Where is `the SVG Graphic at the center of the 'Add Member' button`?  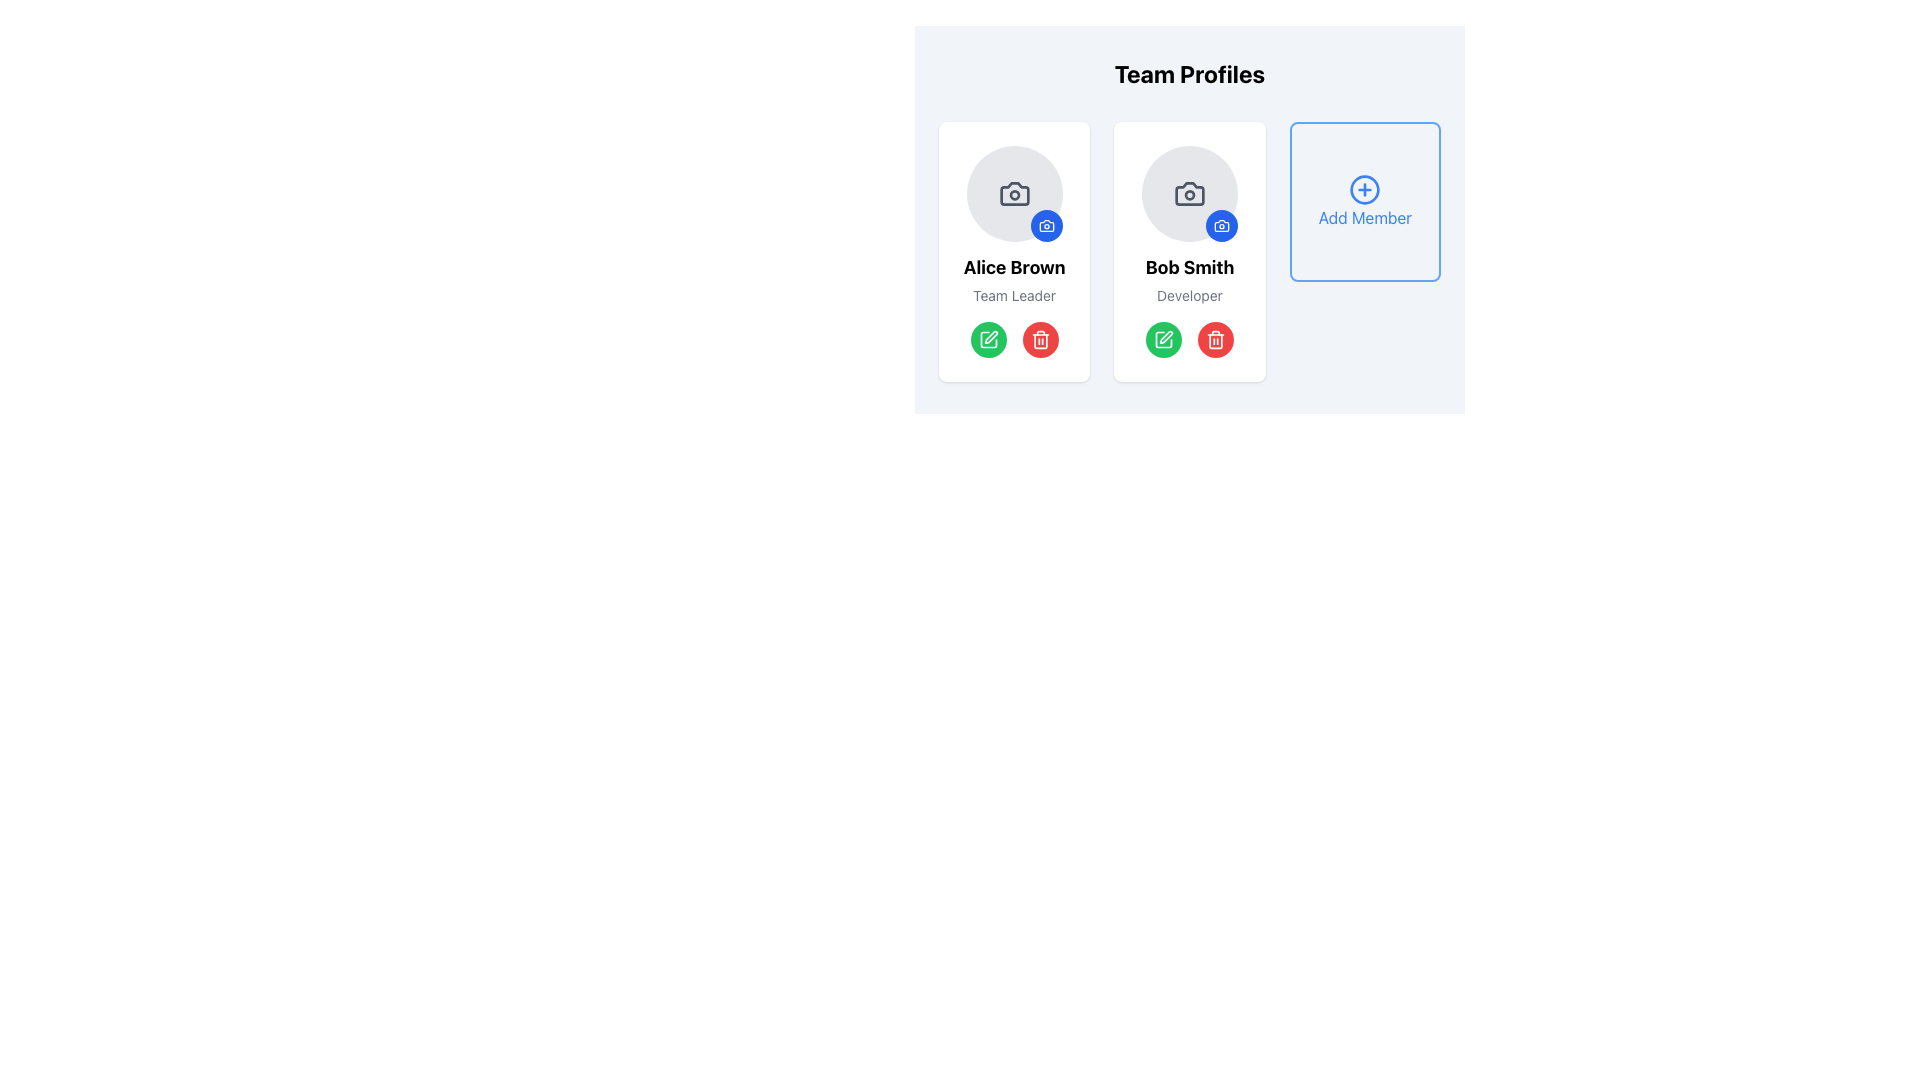
the SVG Graphic at the center of the 'Add Member' button is located at coordinates (1364, 189).